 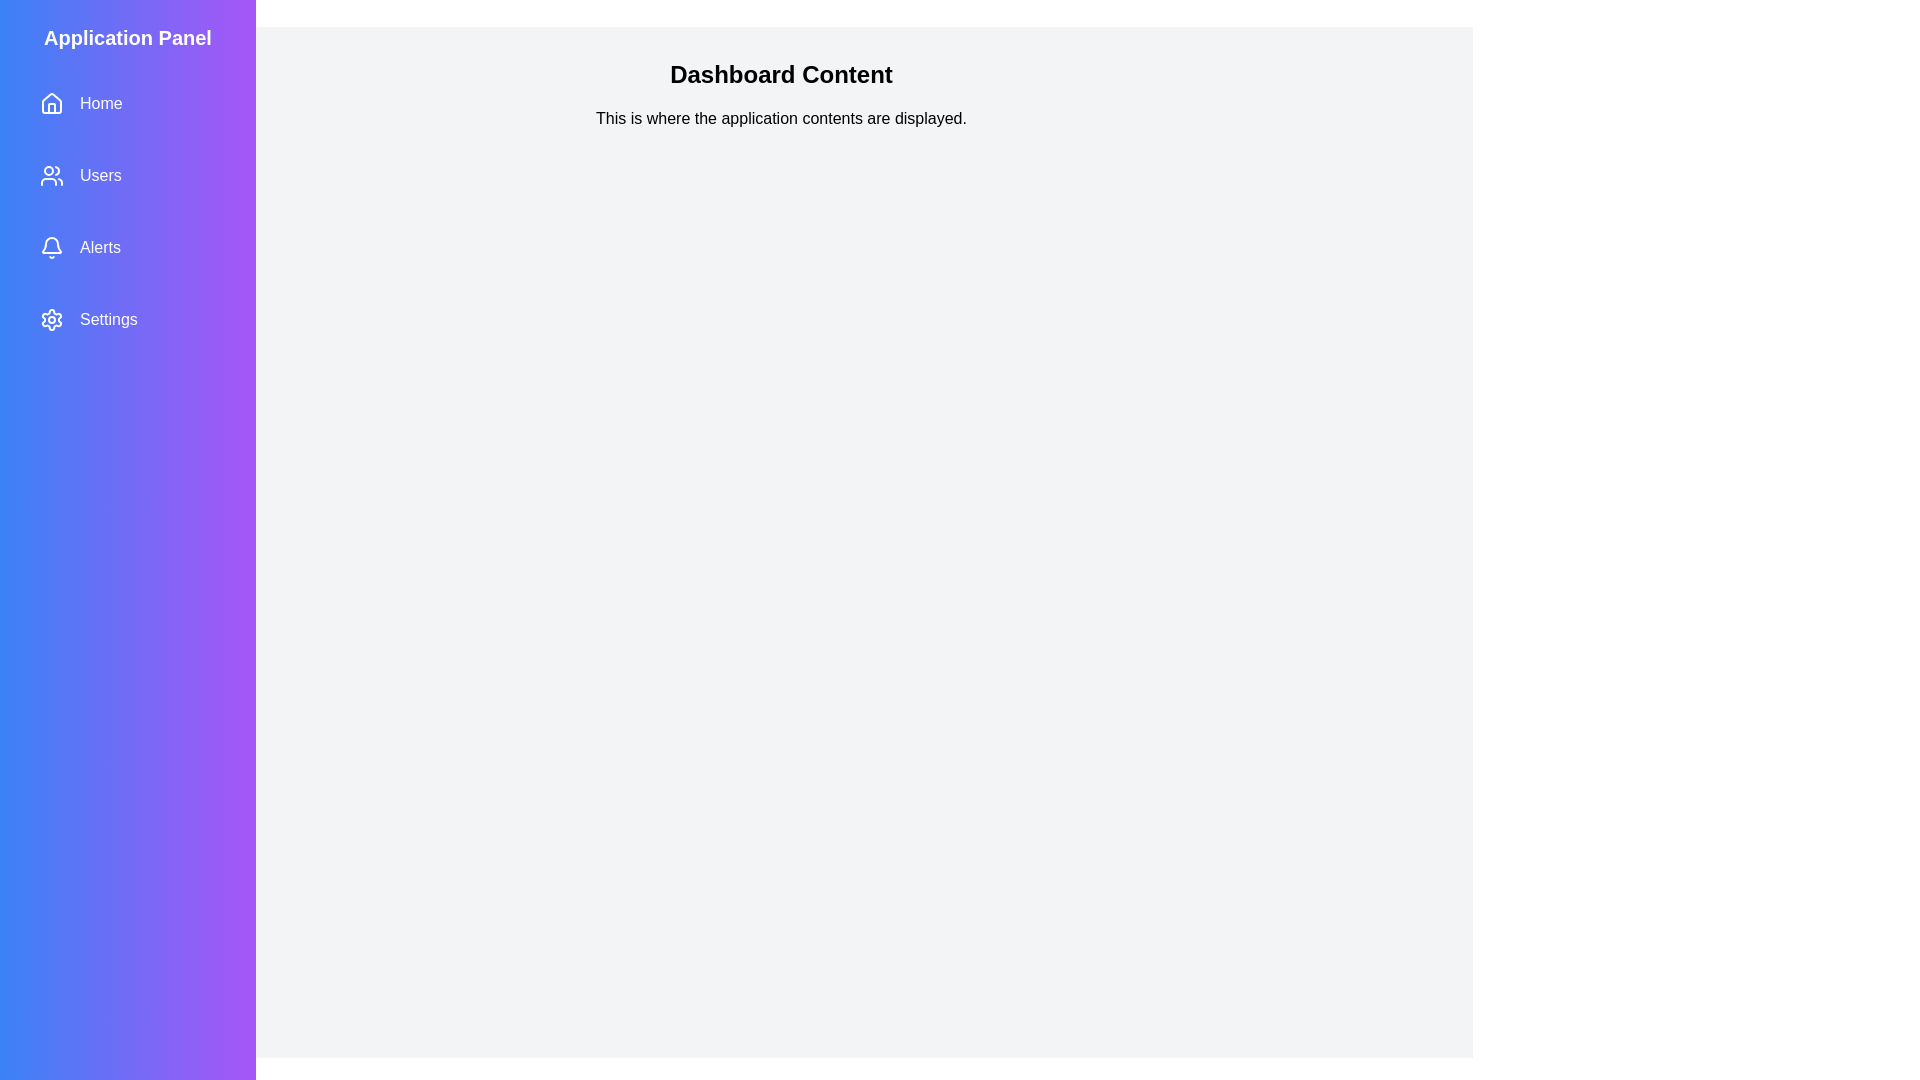 I want to click on the navigation item Alerts from the sidebar, so click(x=127, y=246).